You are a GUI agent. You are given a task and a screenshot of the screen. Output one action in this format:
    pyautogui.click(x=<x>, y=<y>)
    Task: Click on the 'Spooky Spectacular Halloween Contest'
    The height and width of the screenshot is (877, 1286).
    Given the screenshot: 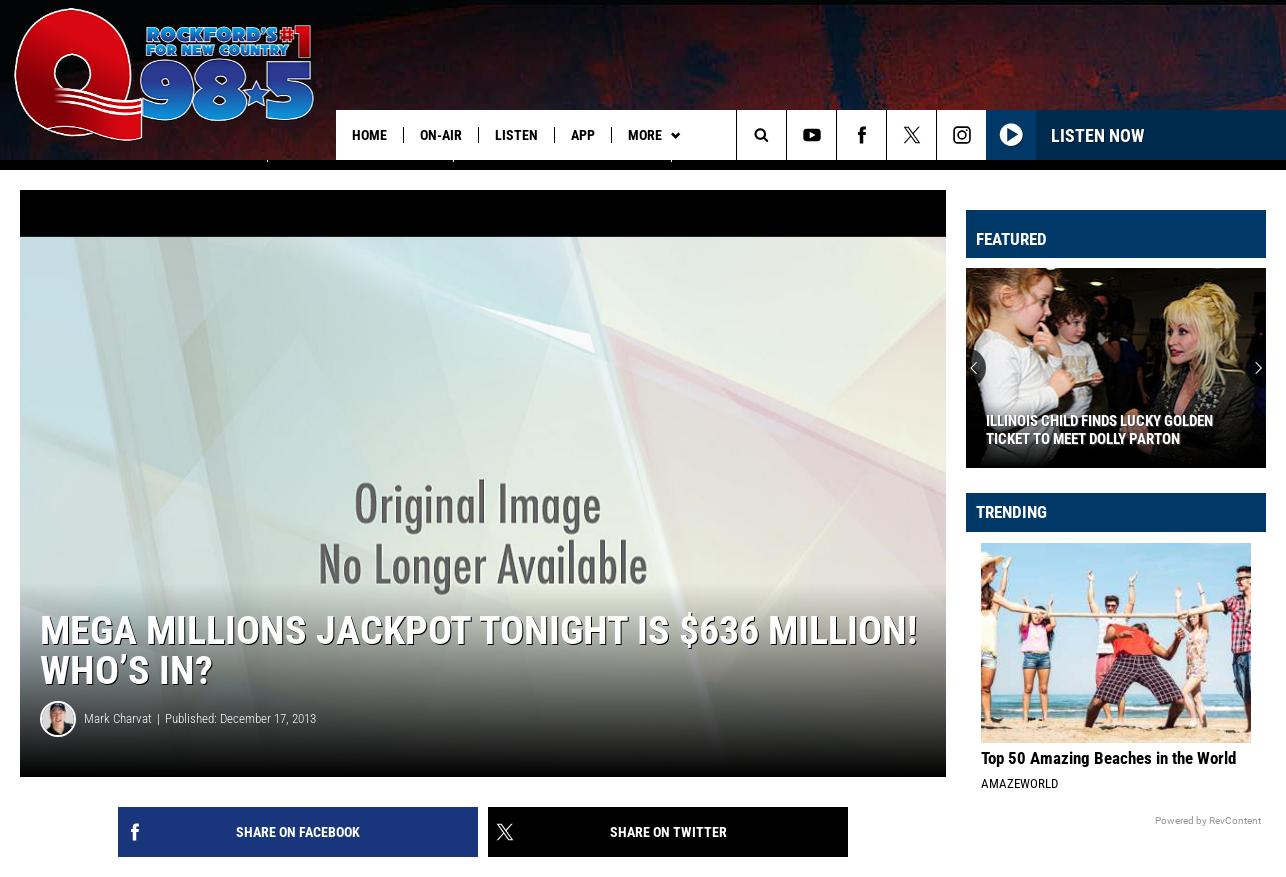 What is the action you would take?
    pyautogui.click(x=818, y=176)
    